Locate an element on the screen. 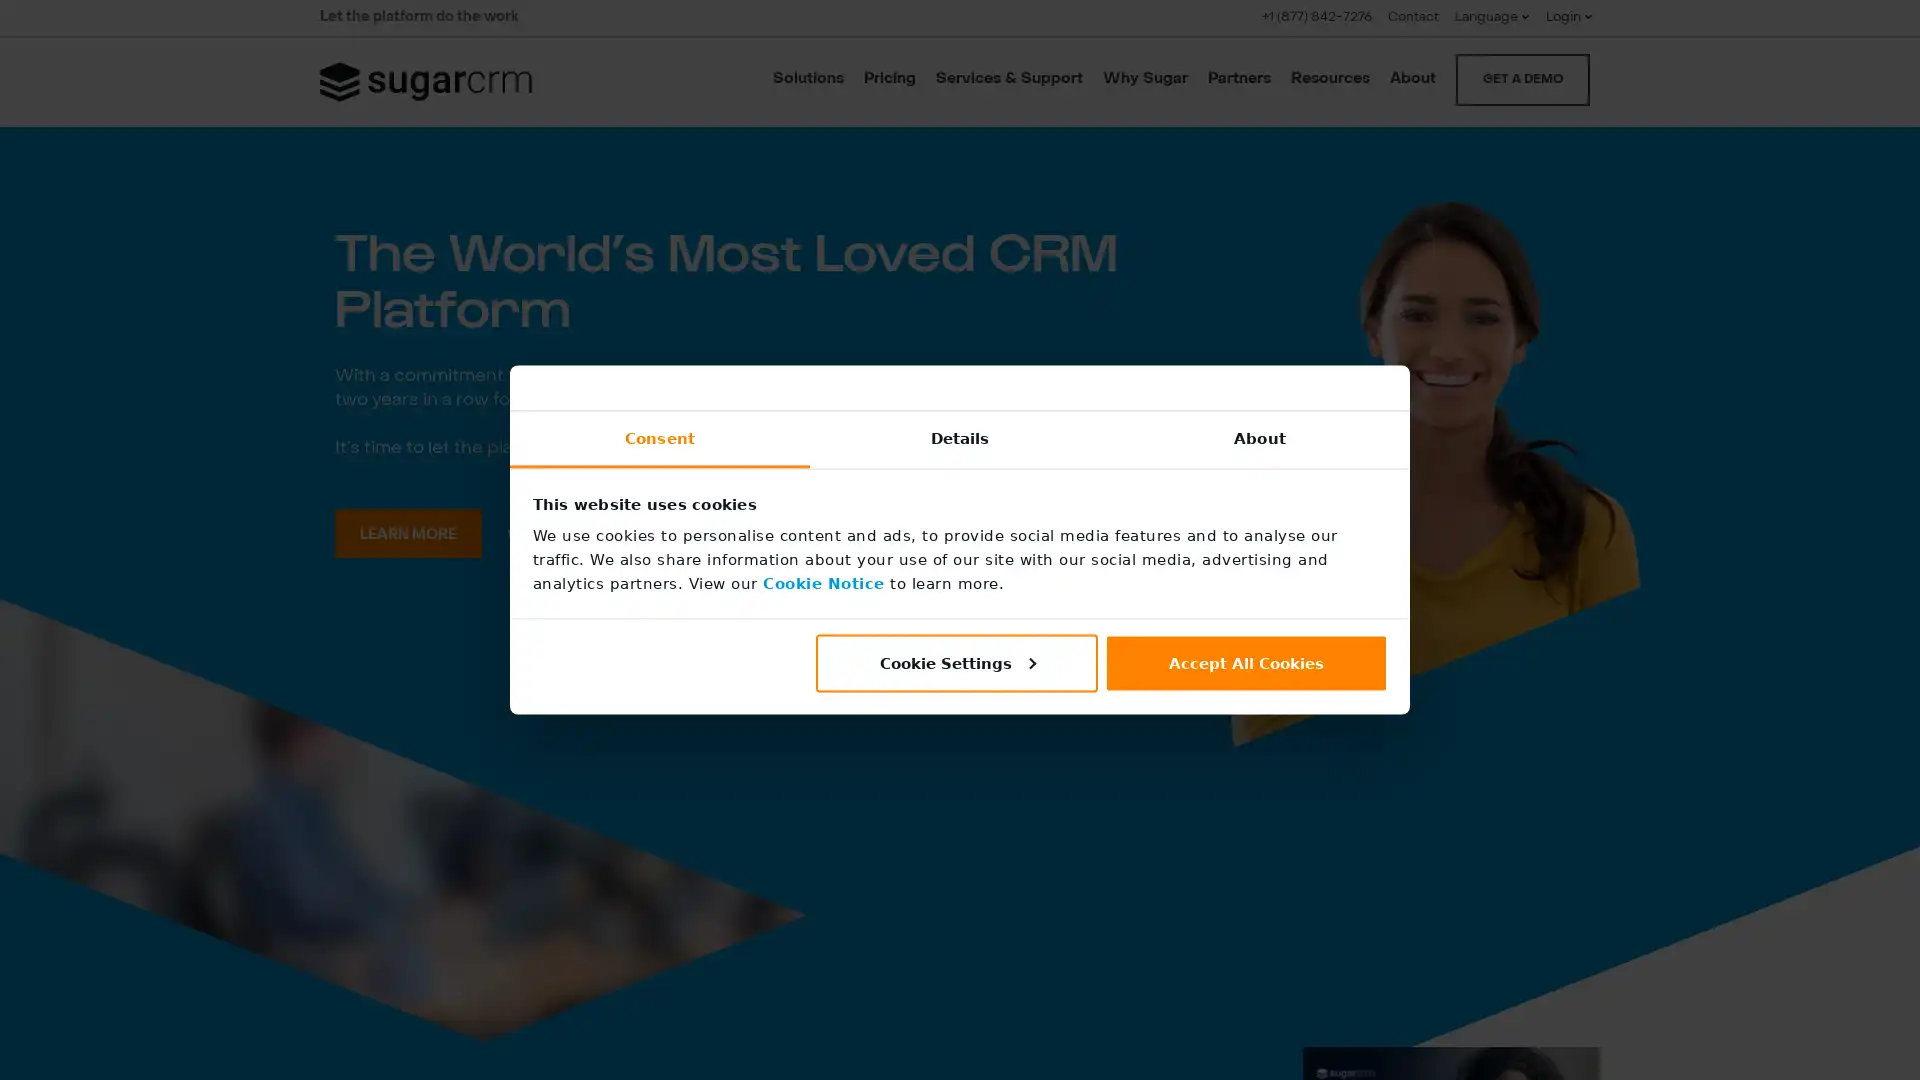 This screenshot has height=1080, width=1920. Cookie Settings is located at coordinates (954, 663).